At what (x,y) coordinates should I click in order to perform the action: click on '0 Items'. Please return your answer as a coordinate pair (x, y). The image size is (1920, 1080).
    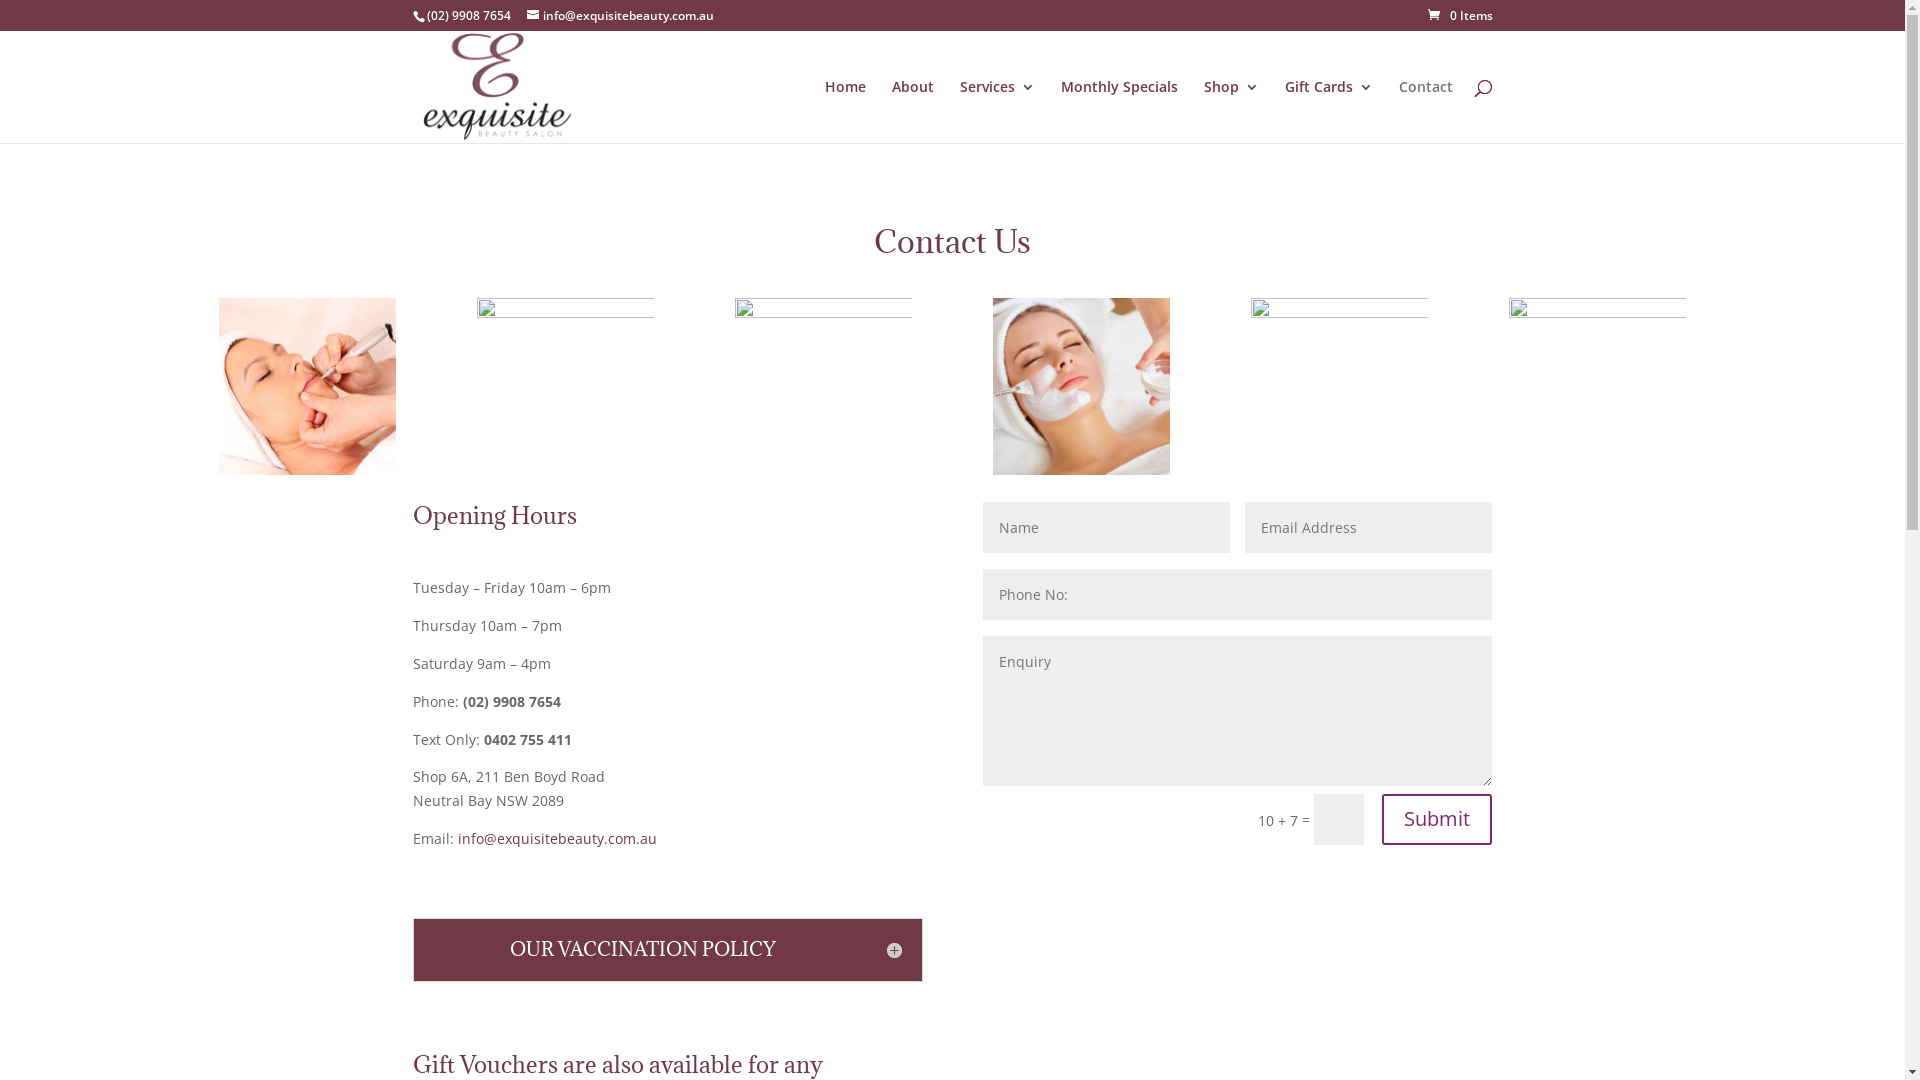
    Looking at the image, I should click on (1460, 15).